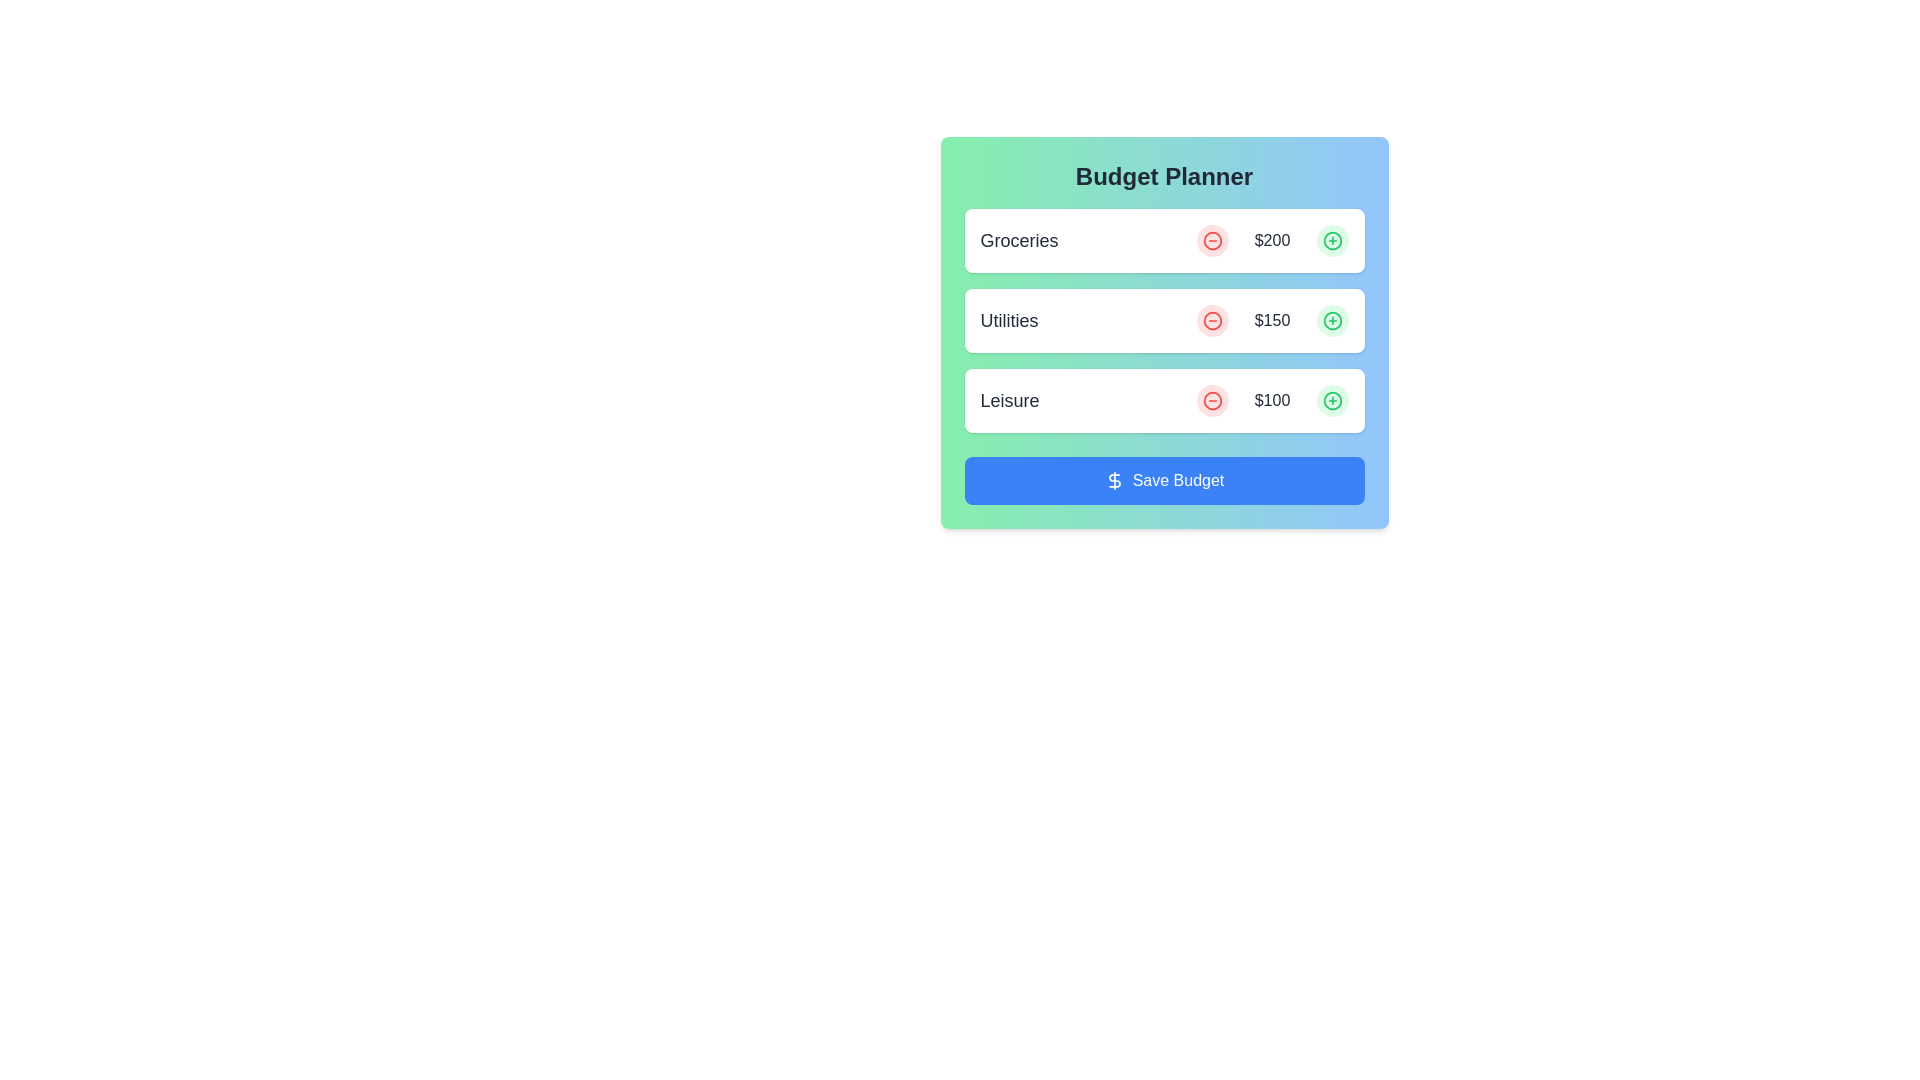 The image size is (1920, 1080). Describe the element at coordinates (1164, 481) in the screenshot. I see `keyboard navigation` at that location.